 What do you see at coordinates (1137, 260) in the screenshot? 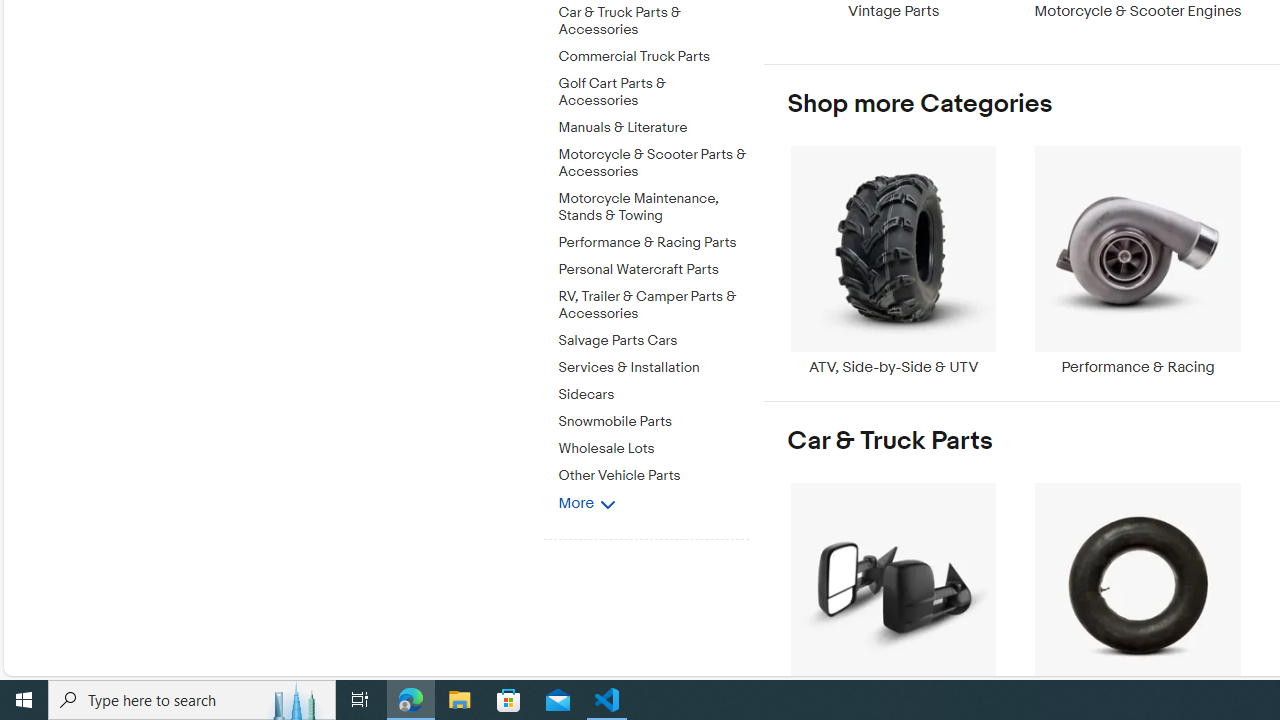
I see `'Performance & Racing'` at bounding box center [1137, 260].